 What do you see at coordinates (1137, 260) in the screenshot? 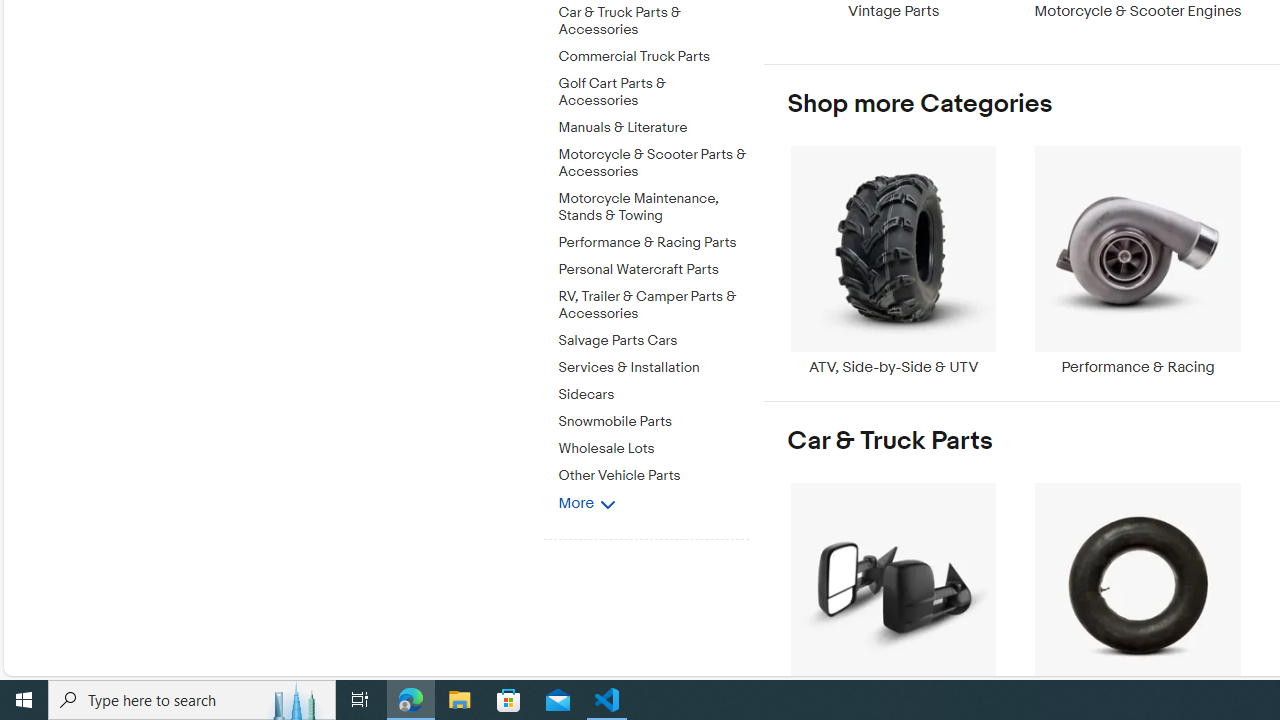
I see `'Performance & Racing'` at bounding box center [1137, 260].